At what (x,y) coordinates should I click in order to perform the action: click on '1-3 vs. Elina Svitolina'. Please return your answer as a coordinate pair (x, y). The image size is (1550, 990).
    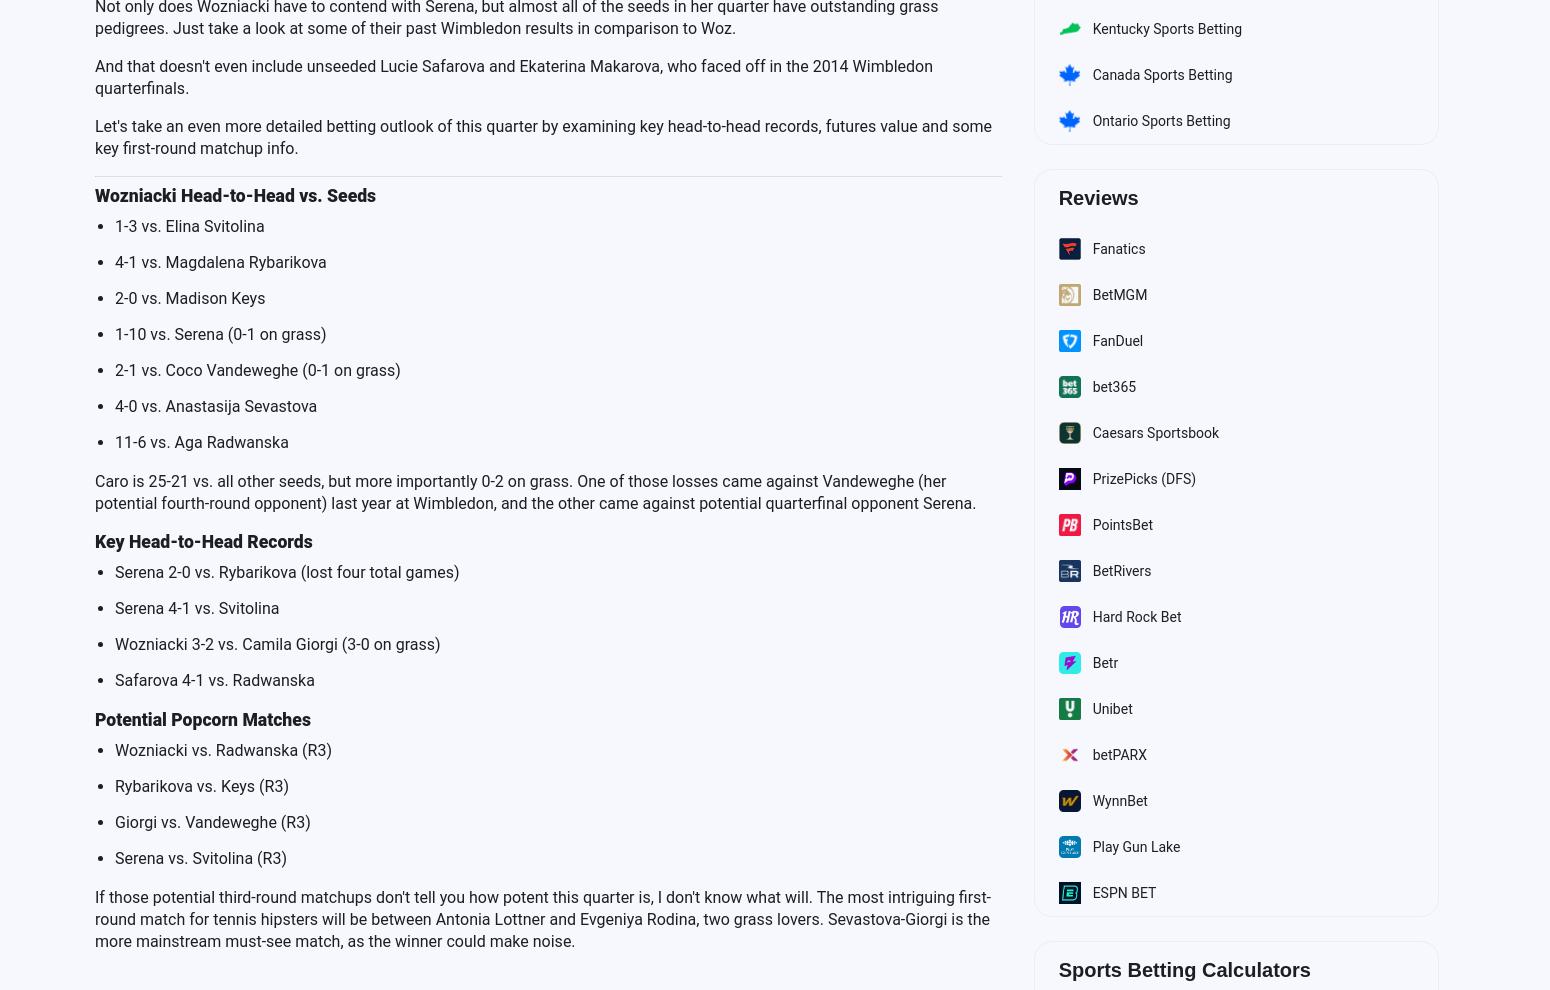
    Looking at the image, I should click on (188, 224).